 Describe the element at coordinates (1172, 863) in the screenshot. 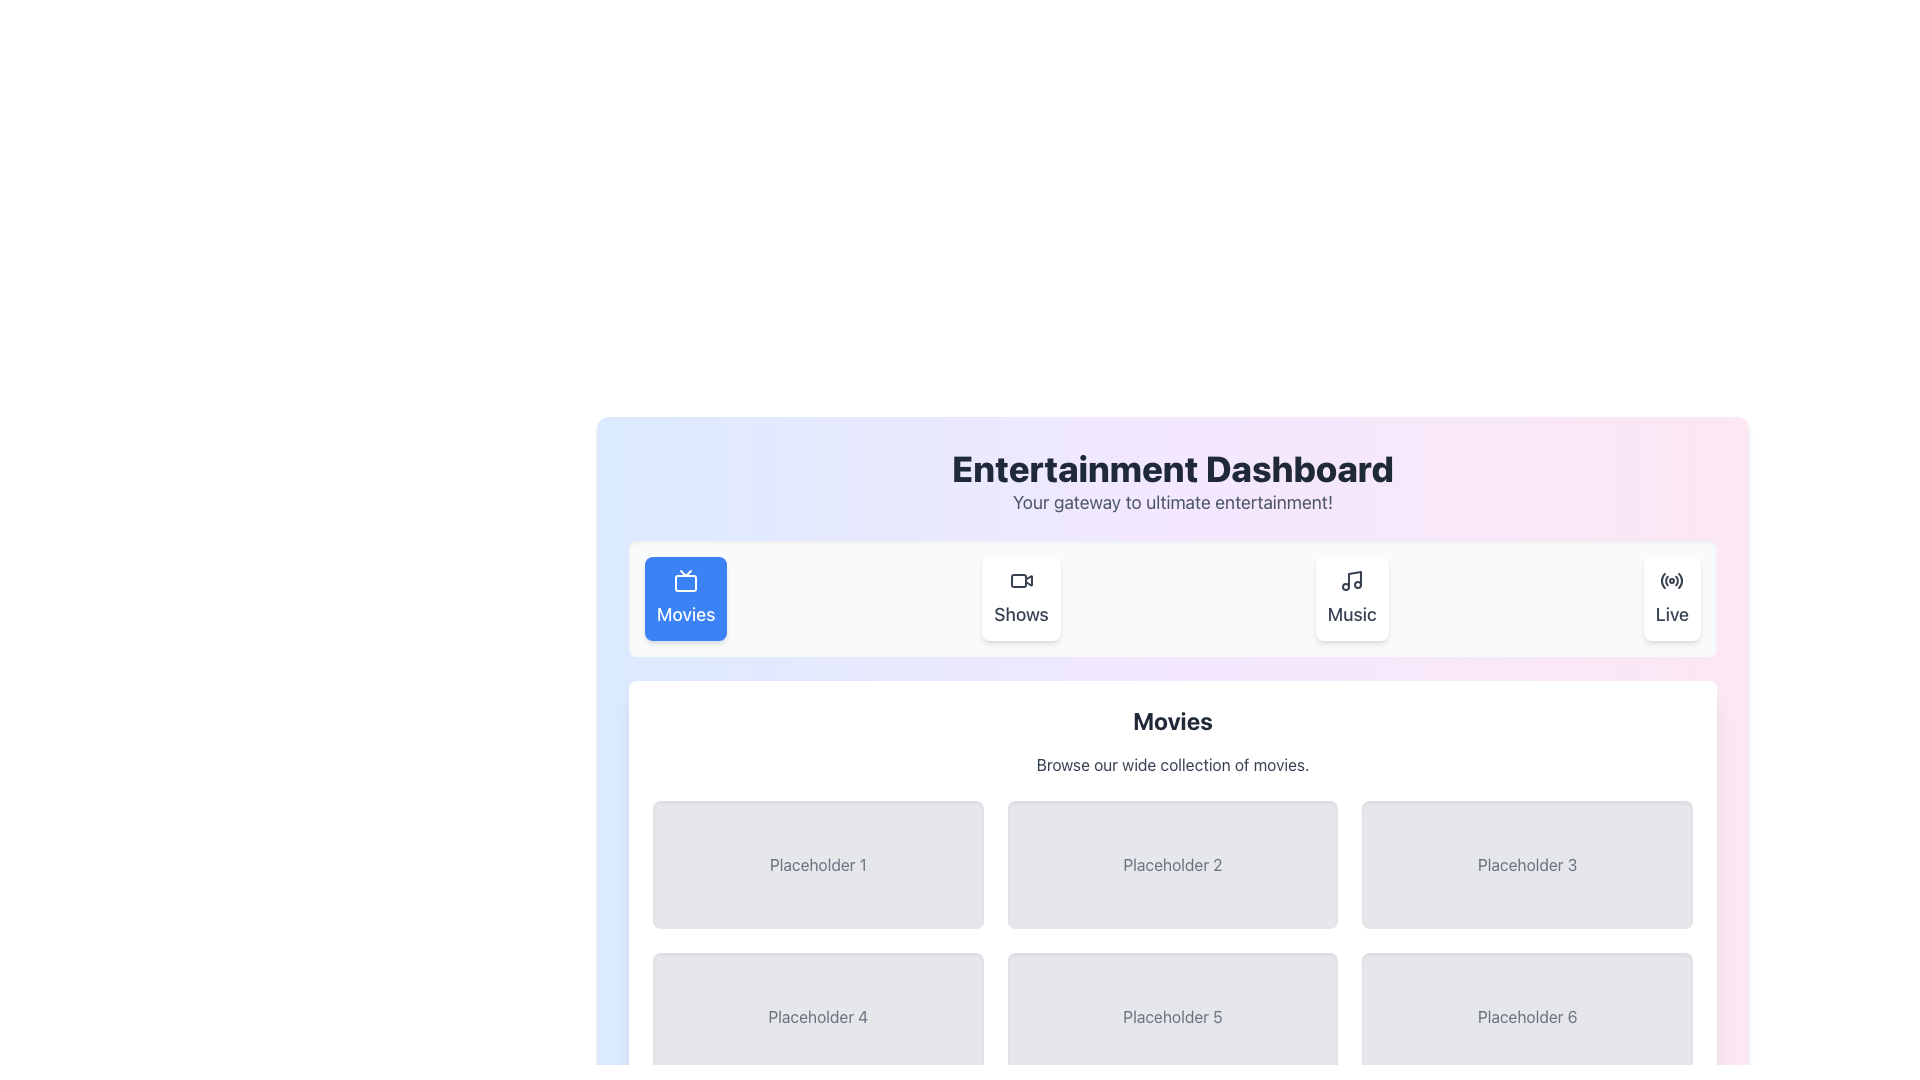

I see `the second static placeholder component, which has a light gray background and darker gray text reading 'Placeholder 2'` at that location.